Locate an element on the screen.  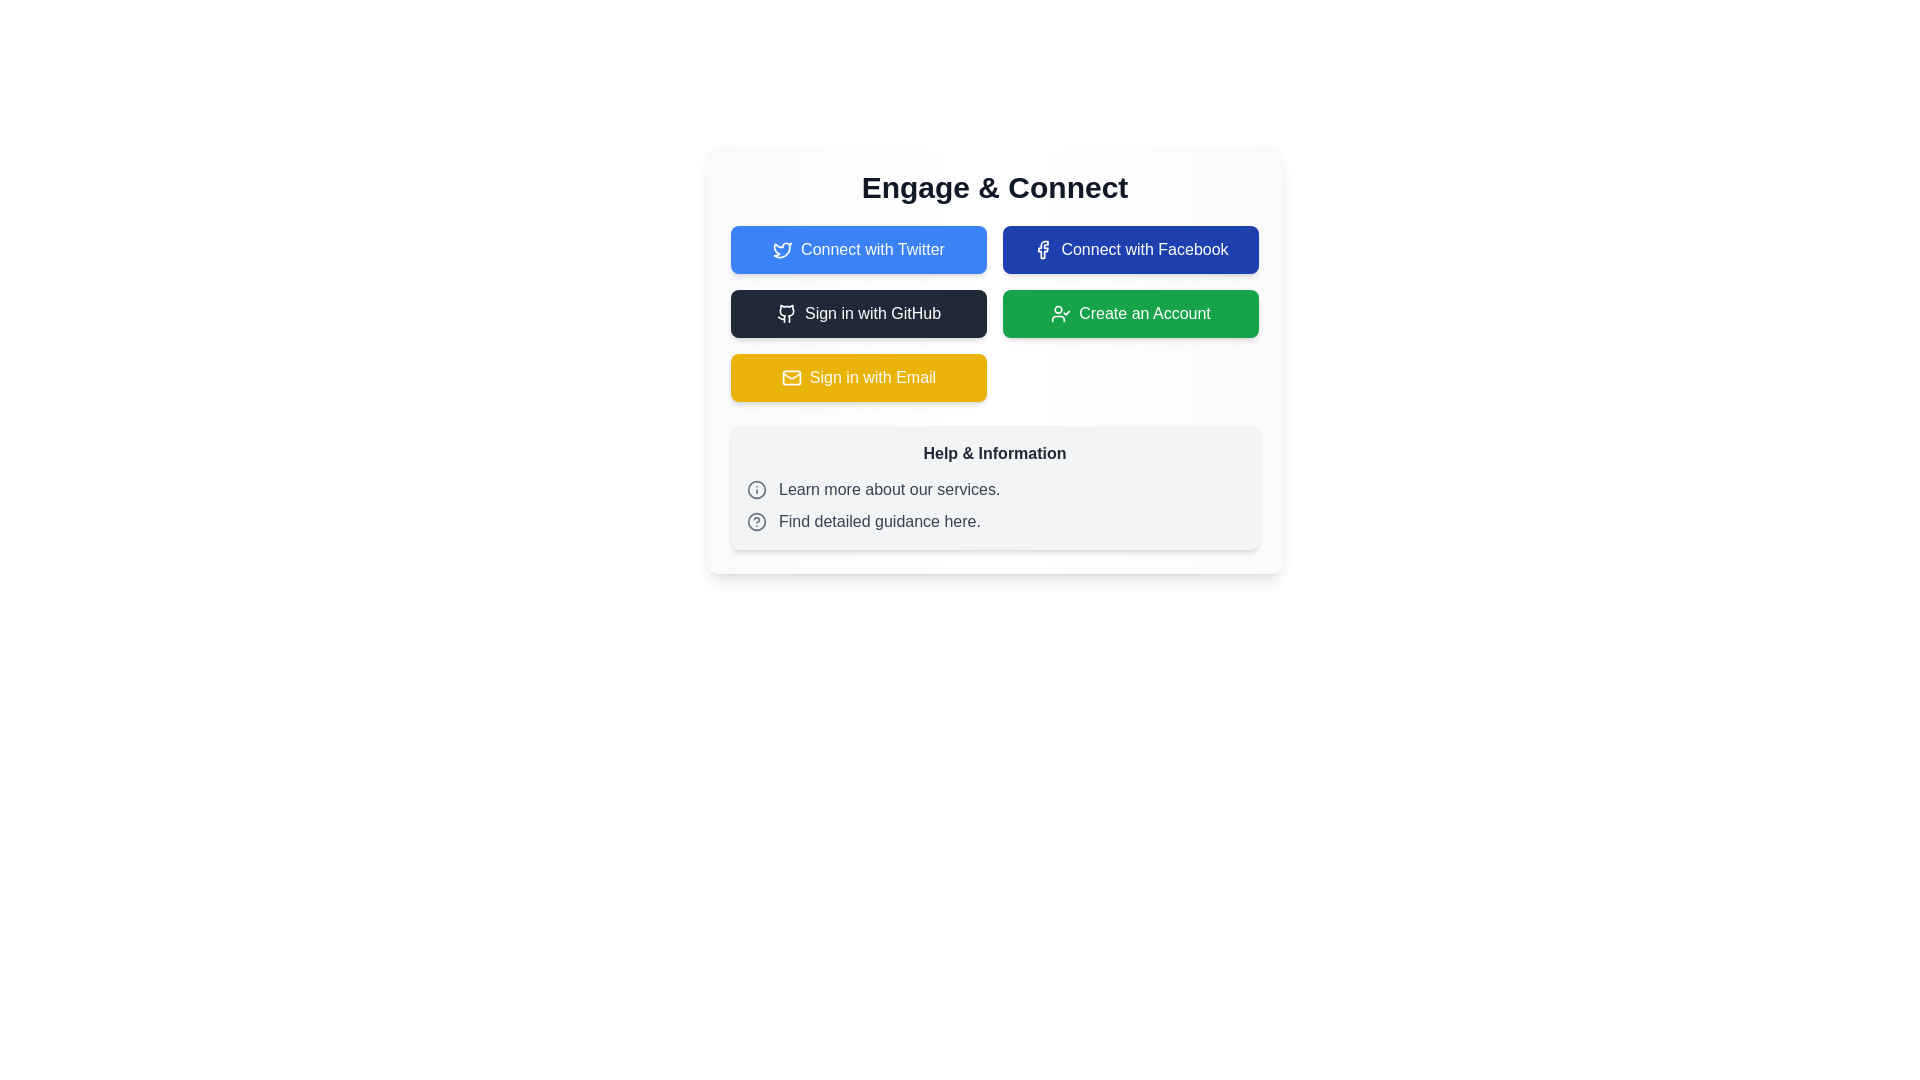
the user silhouette icon with a checkmark on its side, located to the left of the 'Create an Account' button under the 'Engage & Connect' heading is located at coordinates (1060, 313).